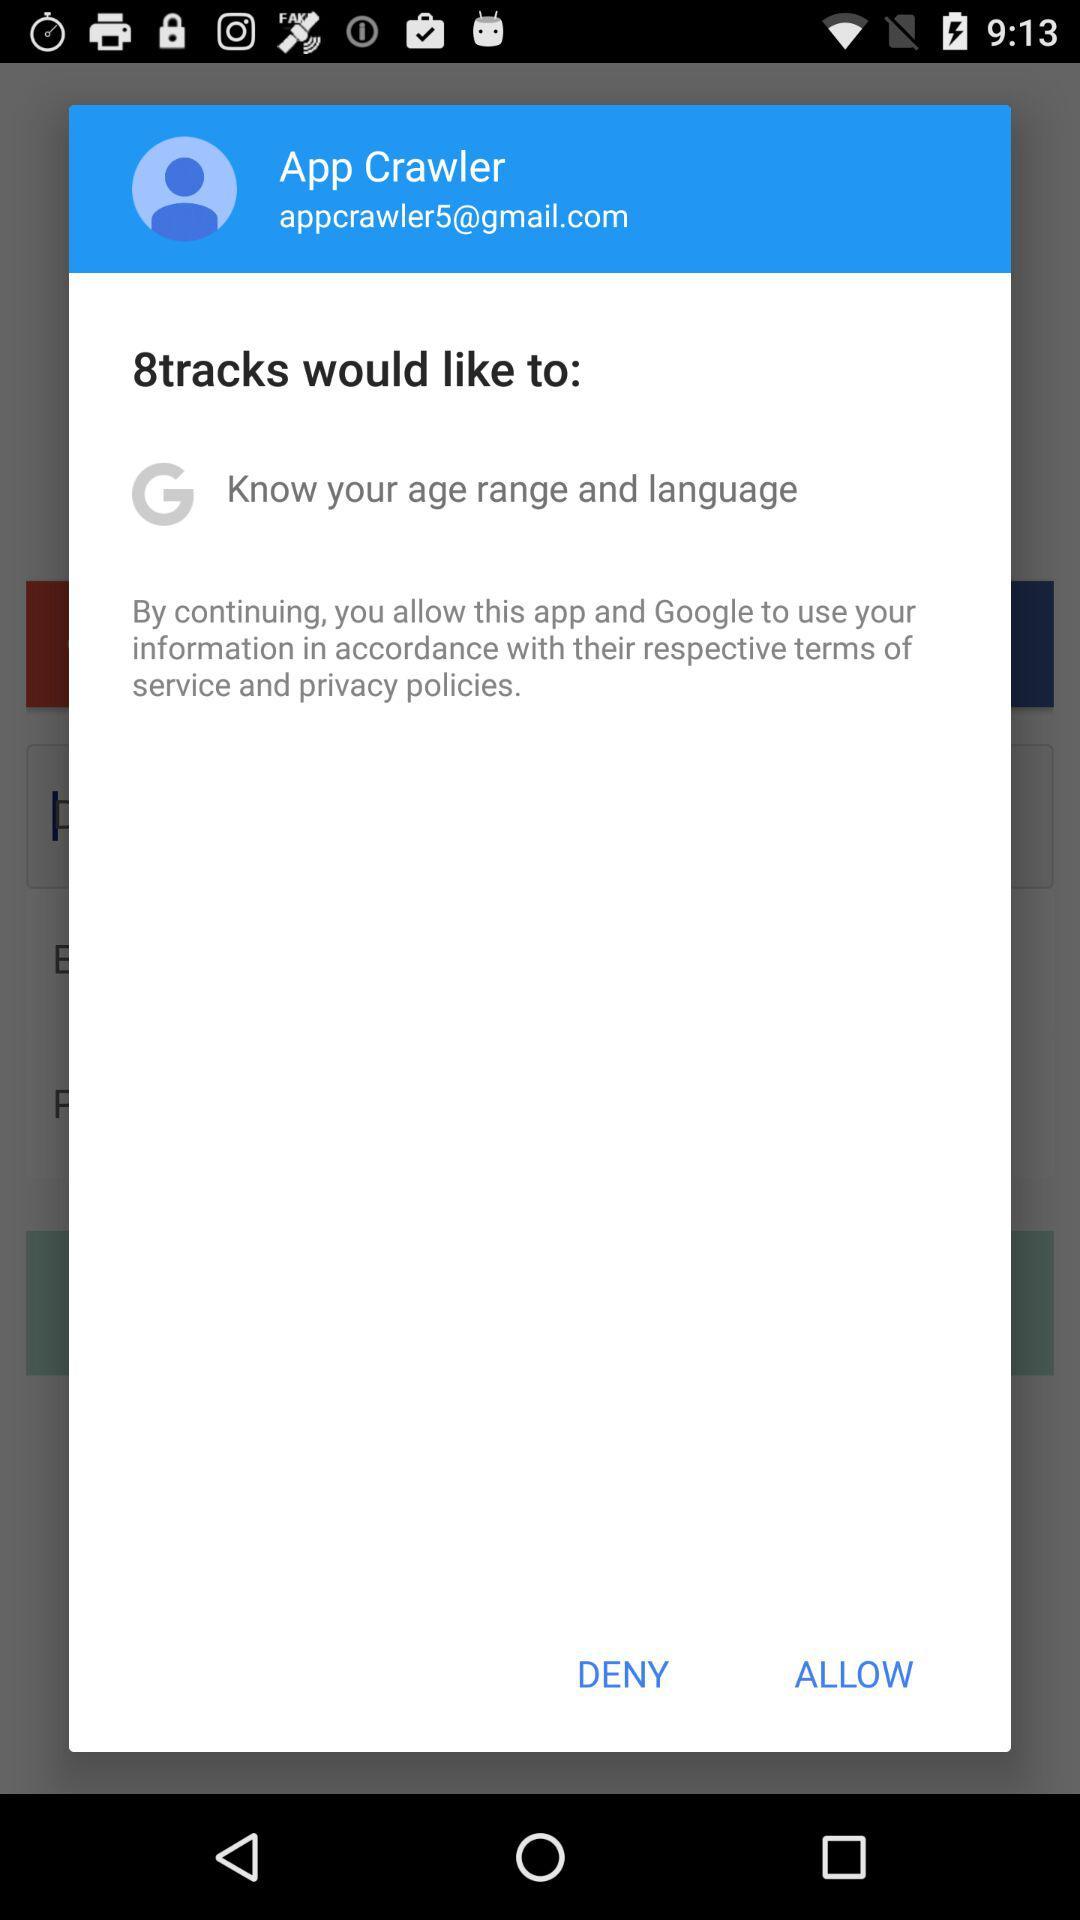 The image size is (1080, 1920). What do you see at coordinates (454, 214) in the screenshot?
I see `the icon above the 8tracks would like icon` at bounding box center [454, 214].